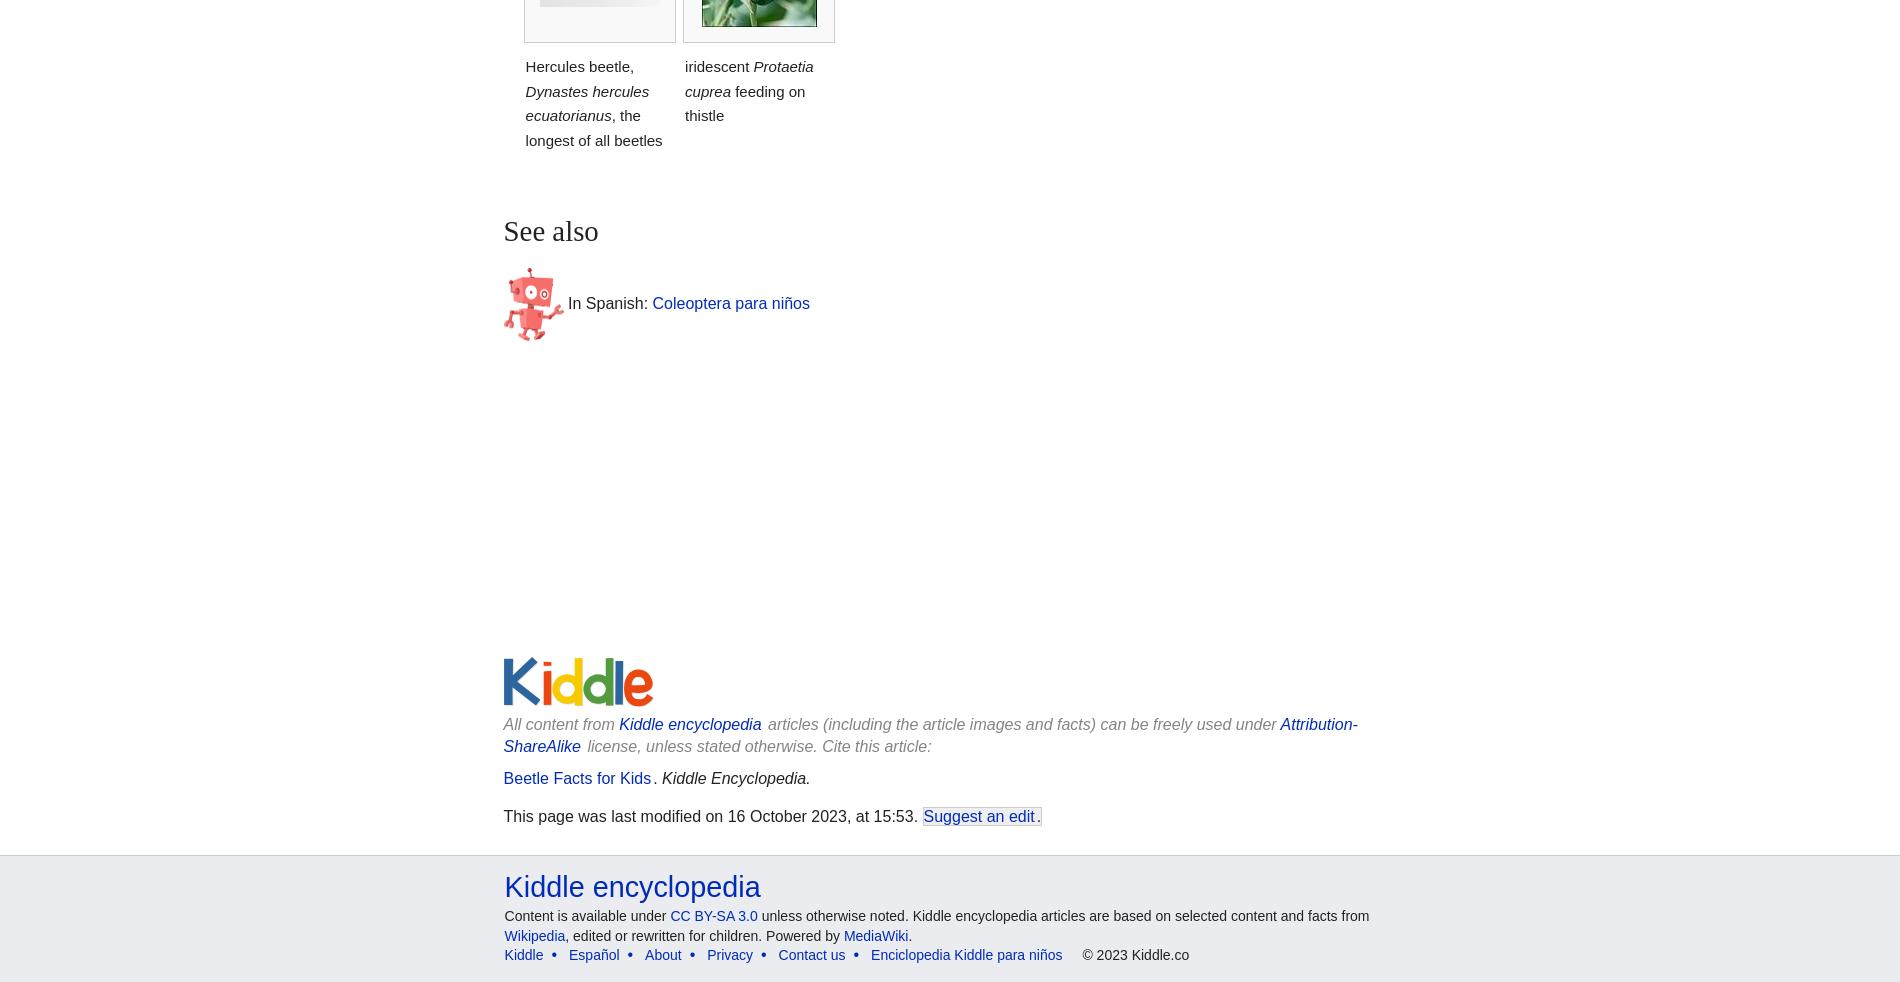 The height and width of the screenshot is (982, 1900). What do you see at coordinates (502, 778) in the screenshot?
I see `'Beetle Facts for Kids'` at bounding box center [502, 778].